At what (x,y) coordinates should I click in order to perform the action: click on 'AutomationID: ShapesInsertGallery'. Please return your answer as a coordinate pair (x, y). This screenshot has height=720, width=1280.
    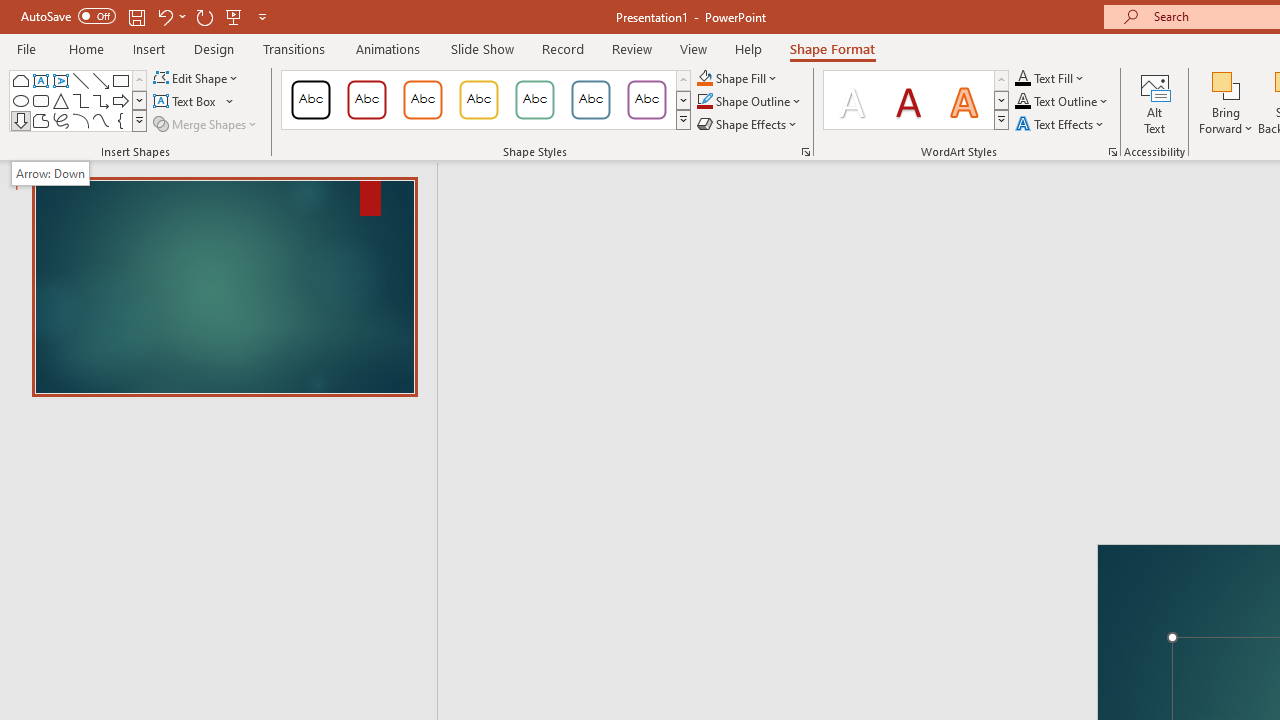
    Looking at the image, I should click on (78, 100).